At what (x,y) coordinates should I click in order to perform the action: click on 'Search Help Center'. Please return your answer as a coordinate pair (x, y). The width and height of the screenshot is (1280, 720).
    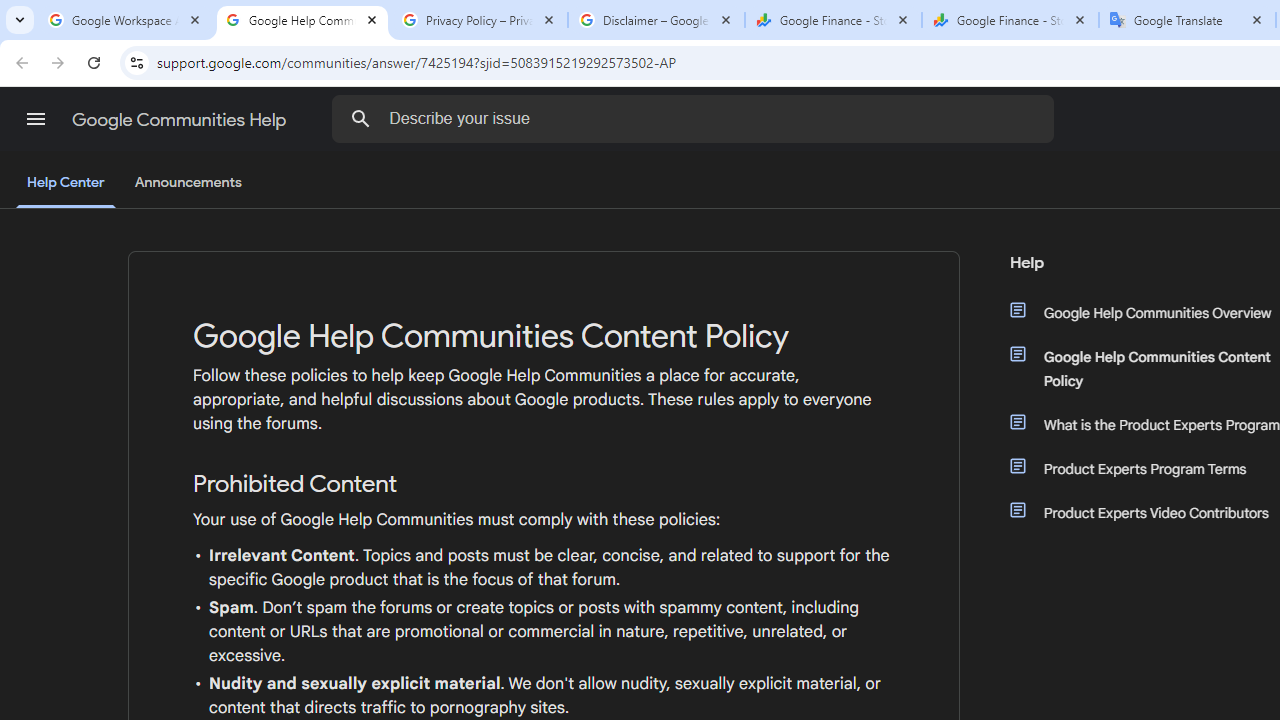
    Looking at the image, I should click on (361, 118).